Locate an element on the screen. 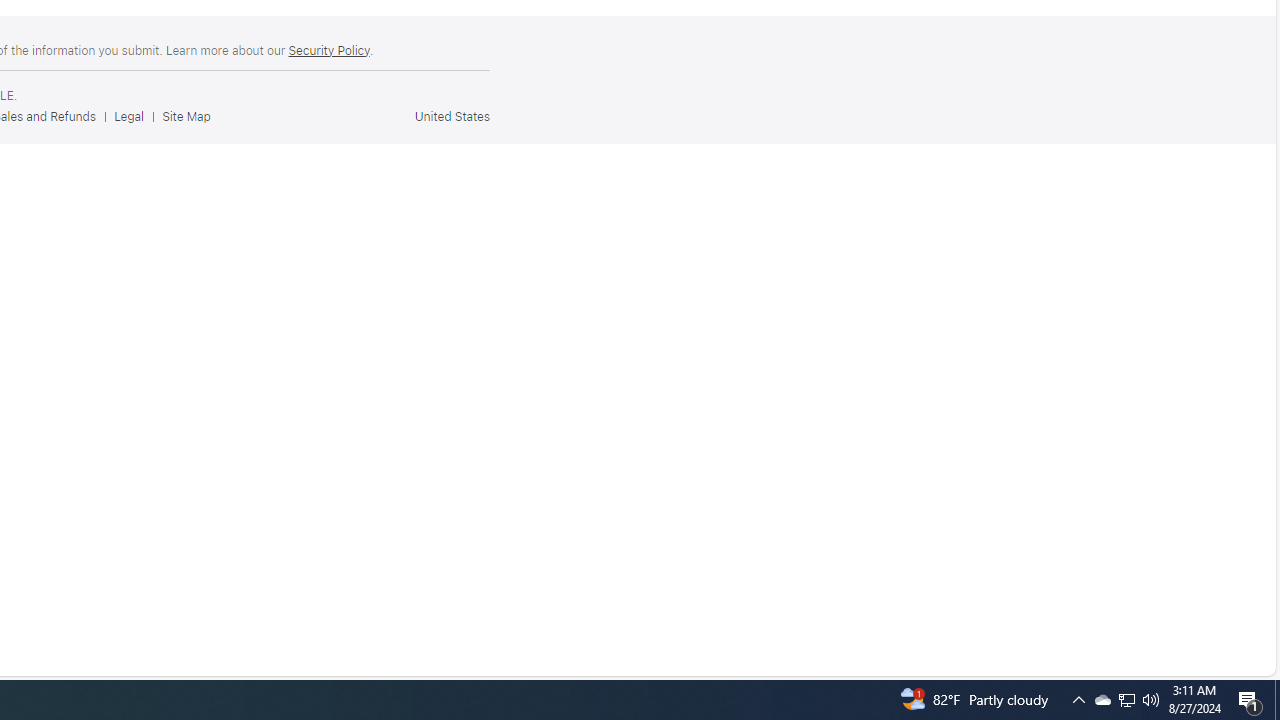 This screenshot has width=1280, height=720. 'United States' is located at coordinates (450, 116).